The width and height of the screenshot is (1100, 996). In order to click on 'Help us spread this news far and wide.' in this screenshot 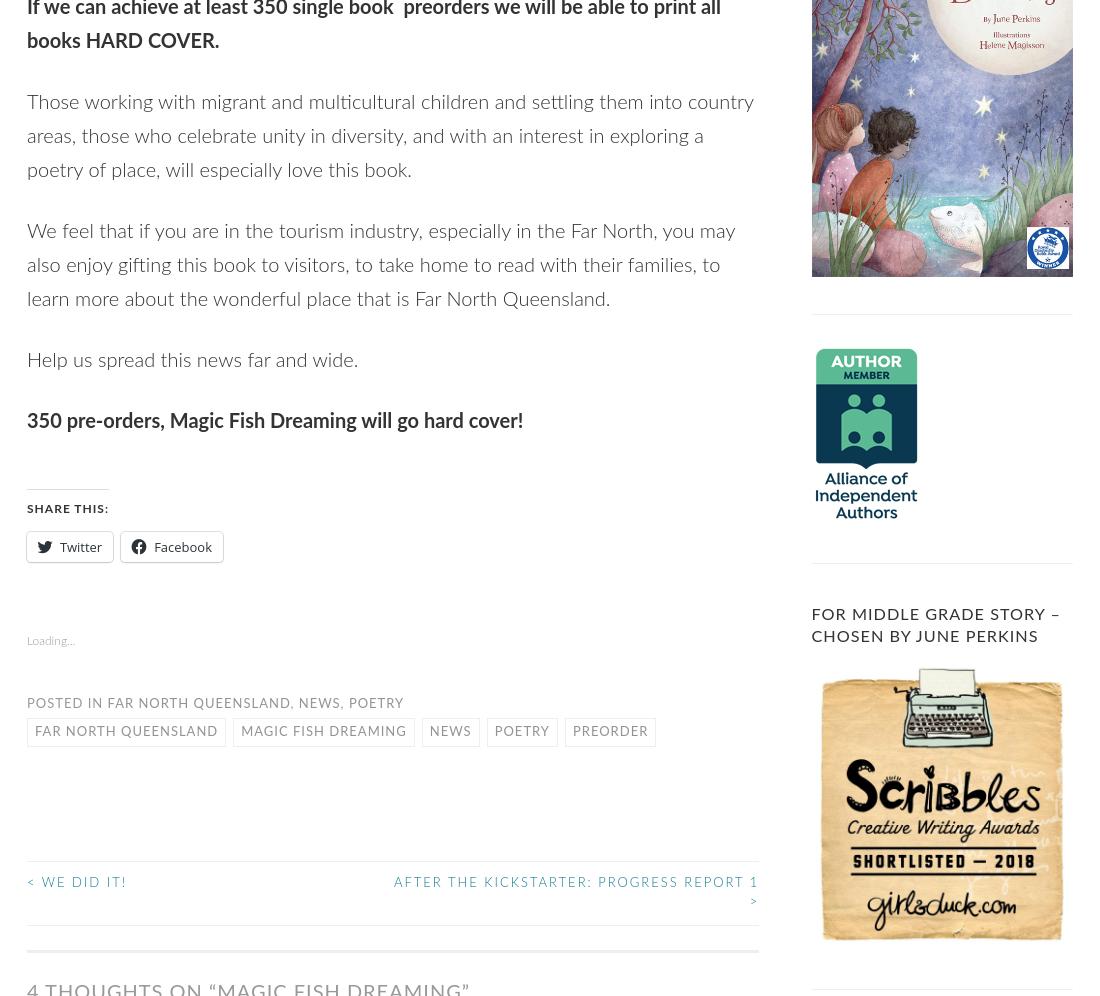, I will do `click(25, 360)`.